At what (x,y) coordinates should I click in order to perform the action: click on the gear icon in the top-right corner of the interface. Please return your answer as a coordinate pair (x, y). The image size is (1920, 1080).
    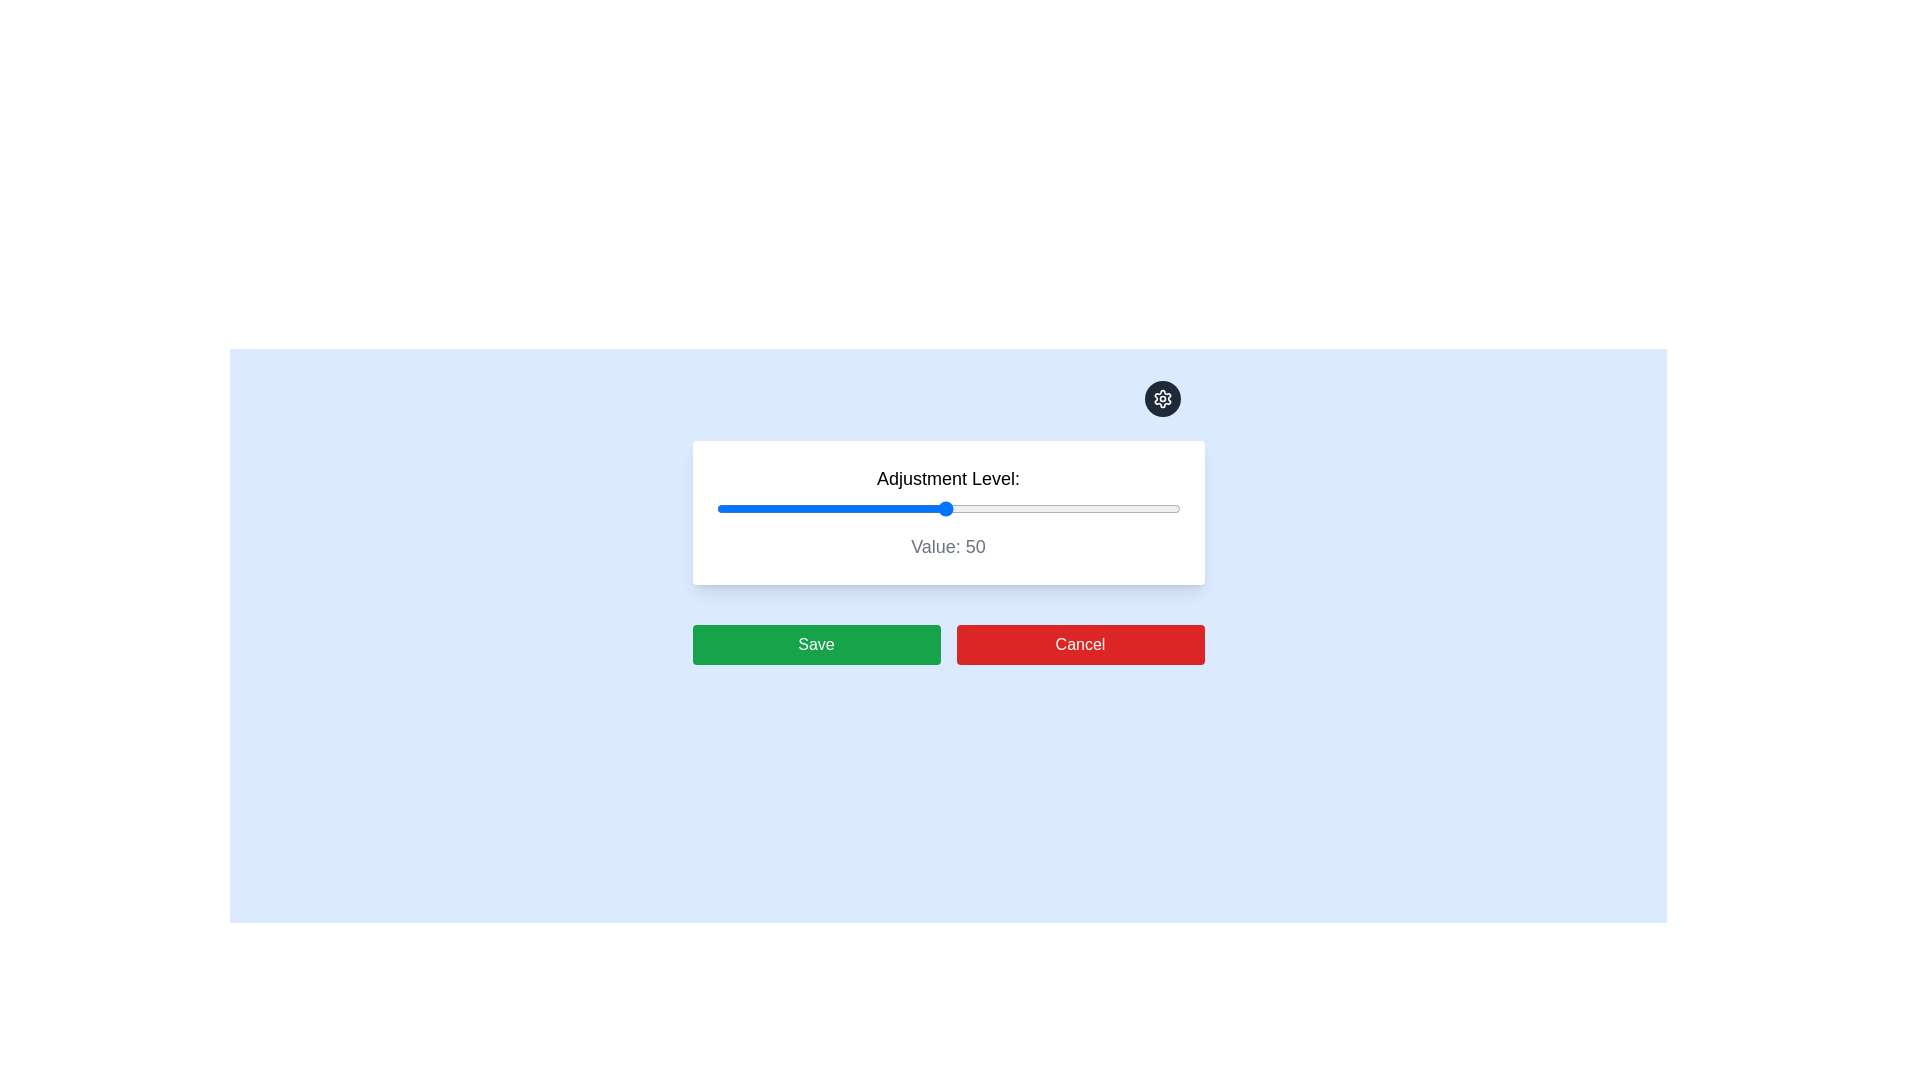
    Looking at the image, I should click on (1162, 398).